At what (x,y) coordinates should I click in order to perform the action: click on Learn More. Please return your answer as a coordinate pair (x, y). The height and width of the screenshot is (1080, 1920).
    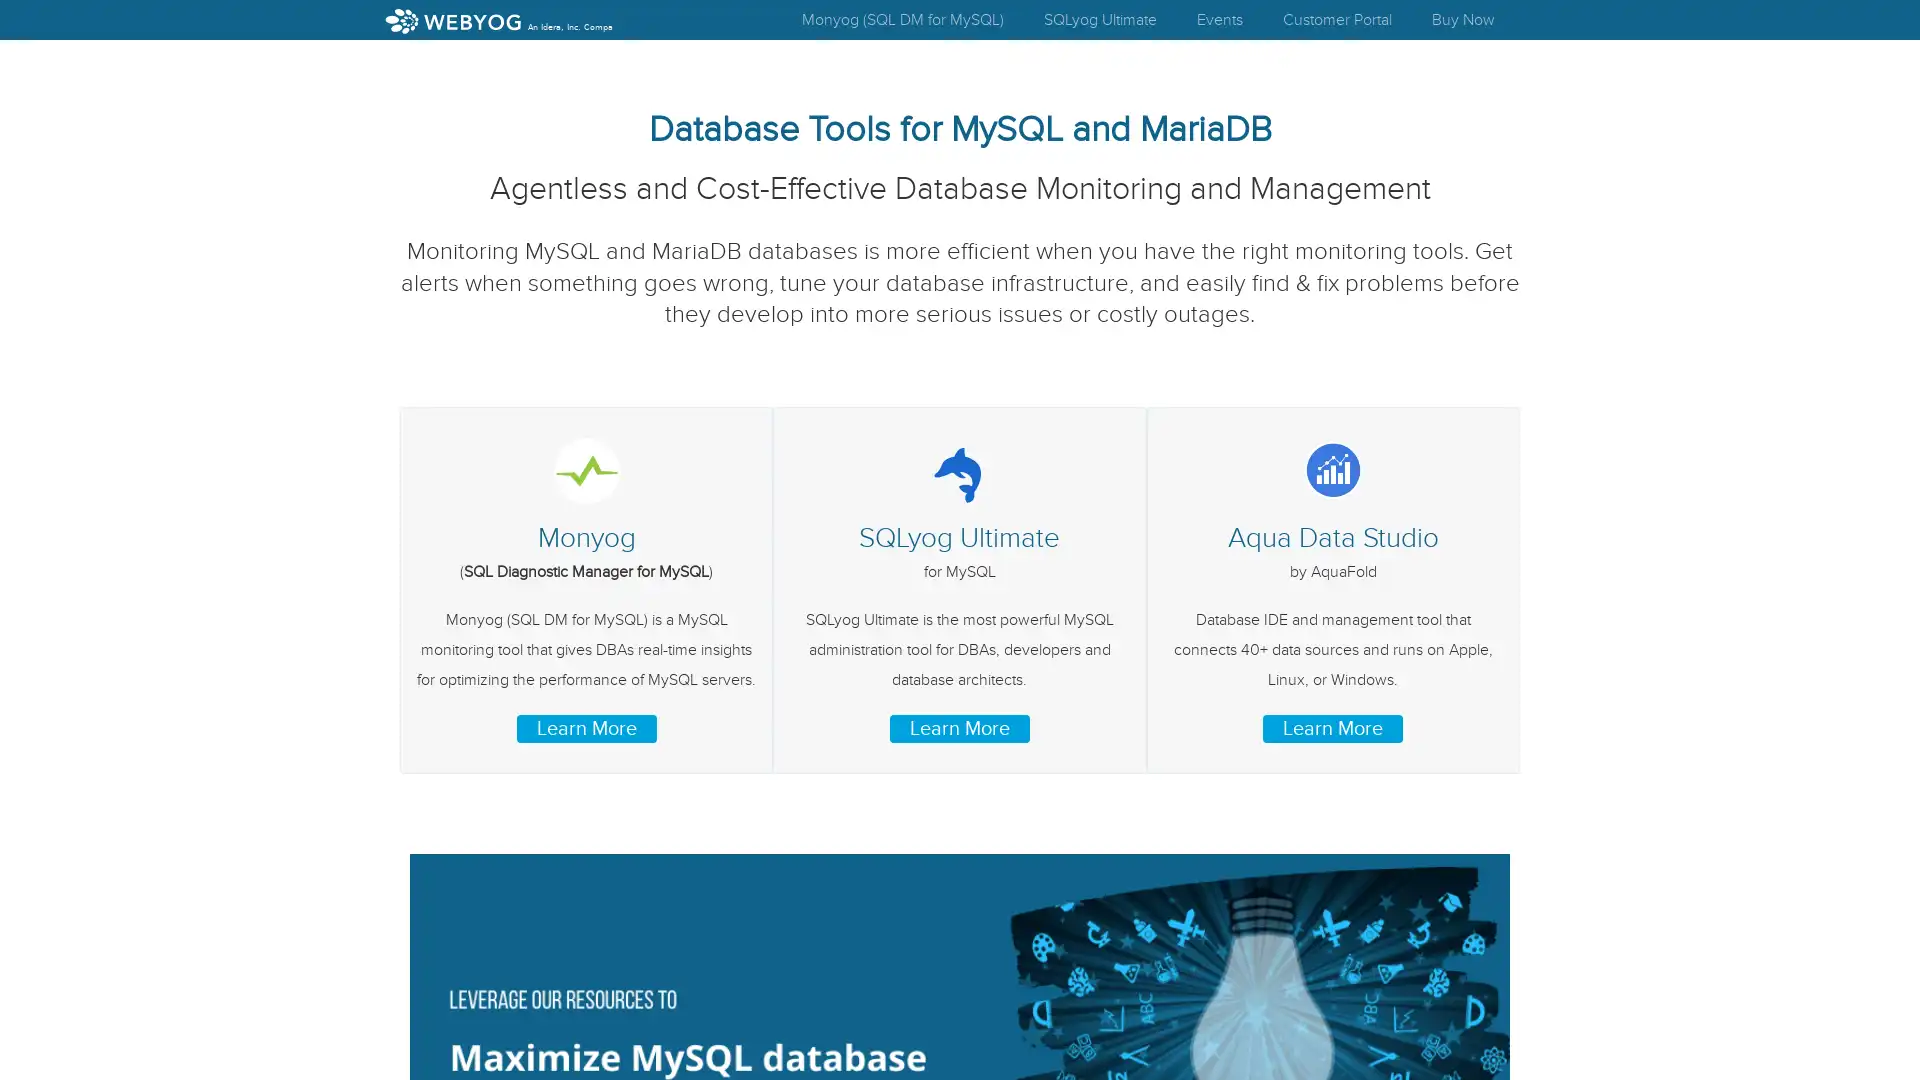
    Looking at the image, I should click on (1333, 729).